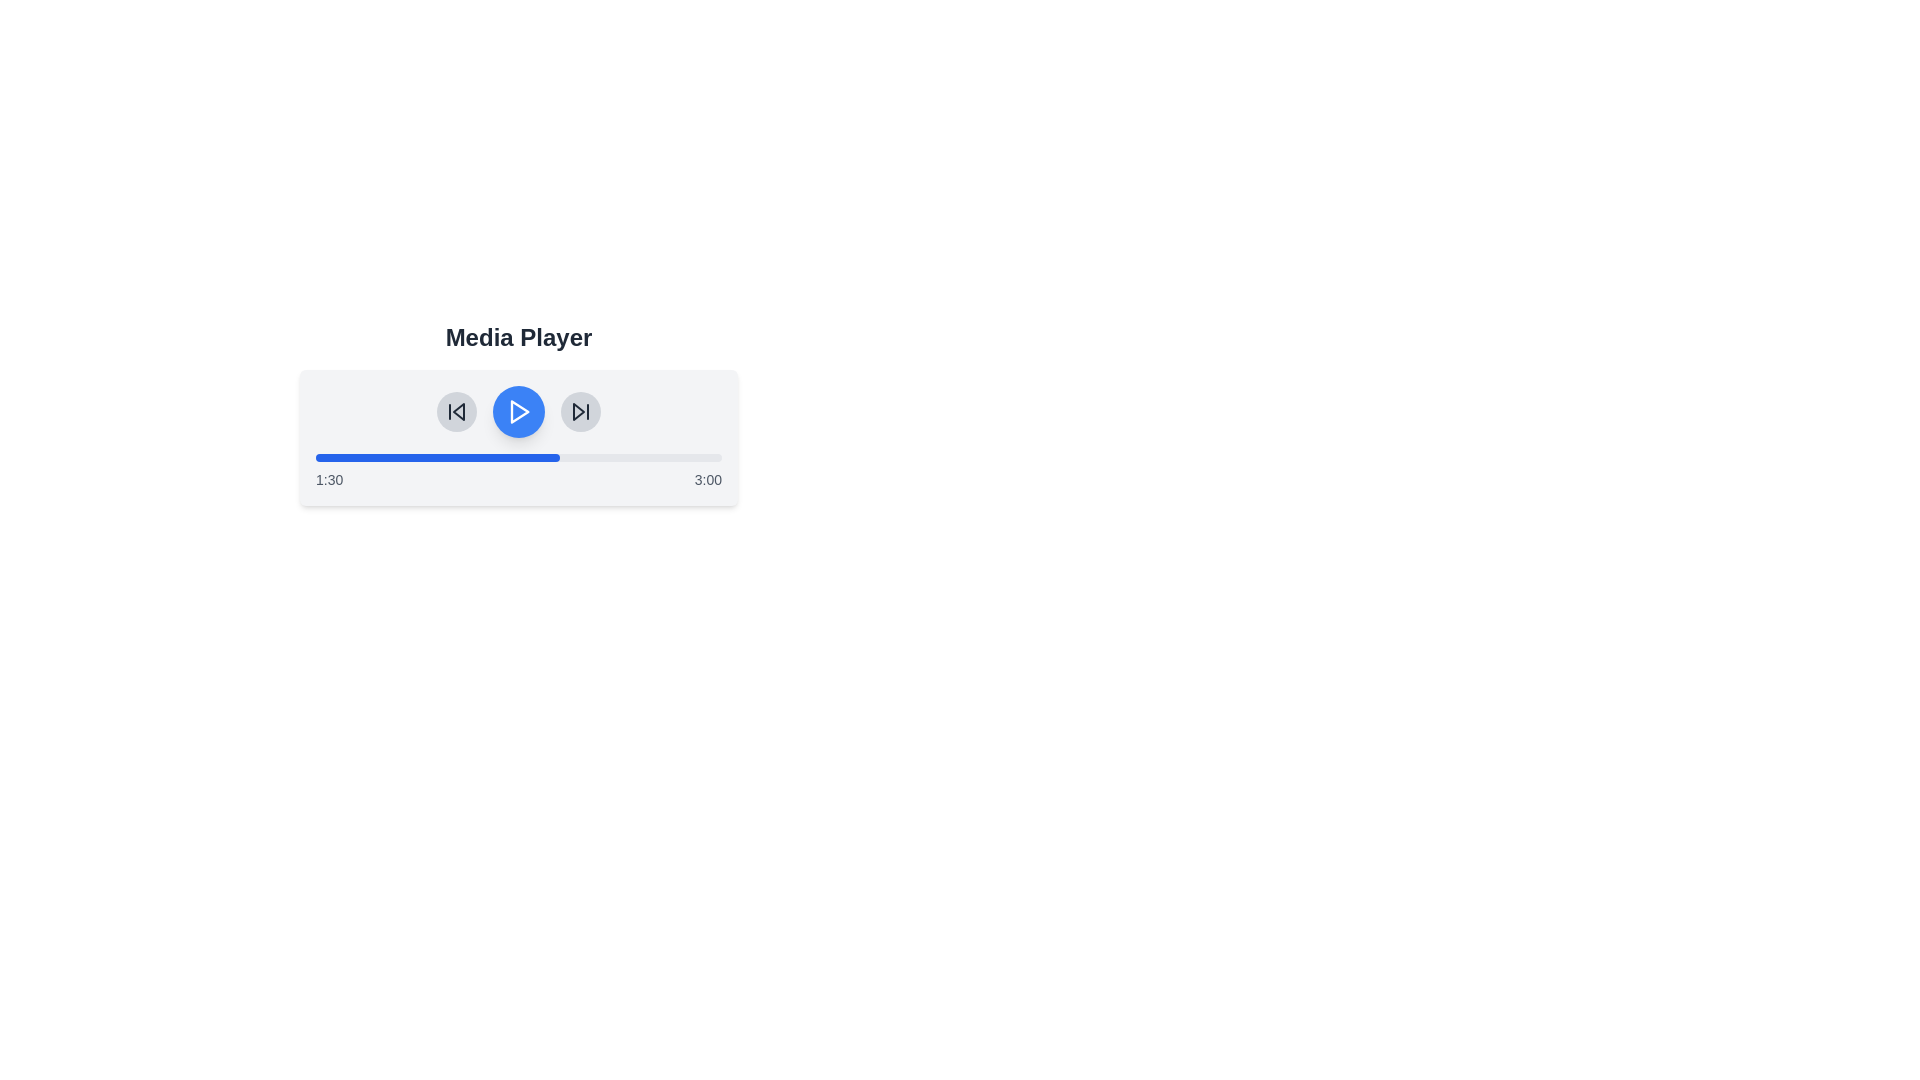  I want to click on the skip-forward button in the media player interface, so click(579, 411).